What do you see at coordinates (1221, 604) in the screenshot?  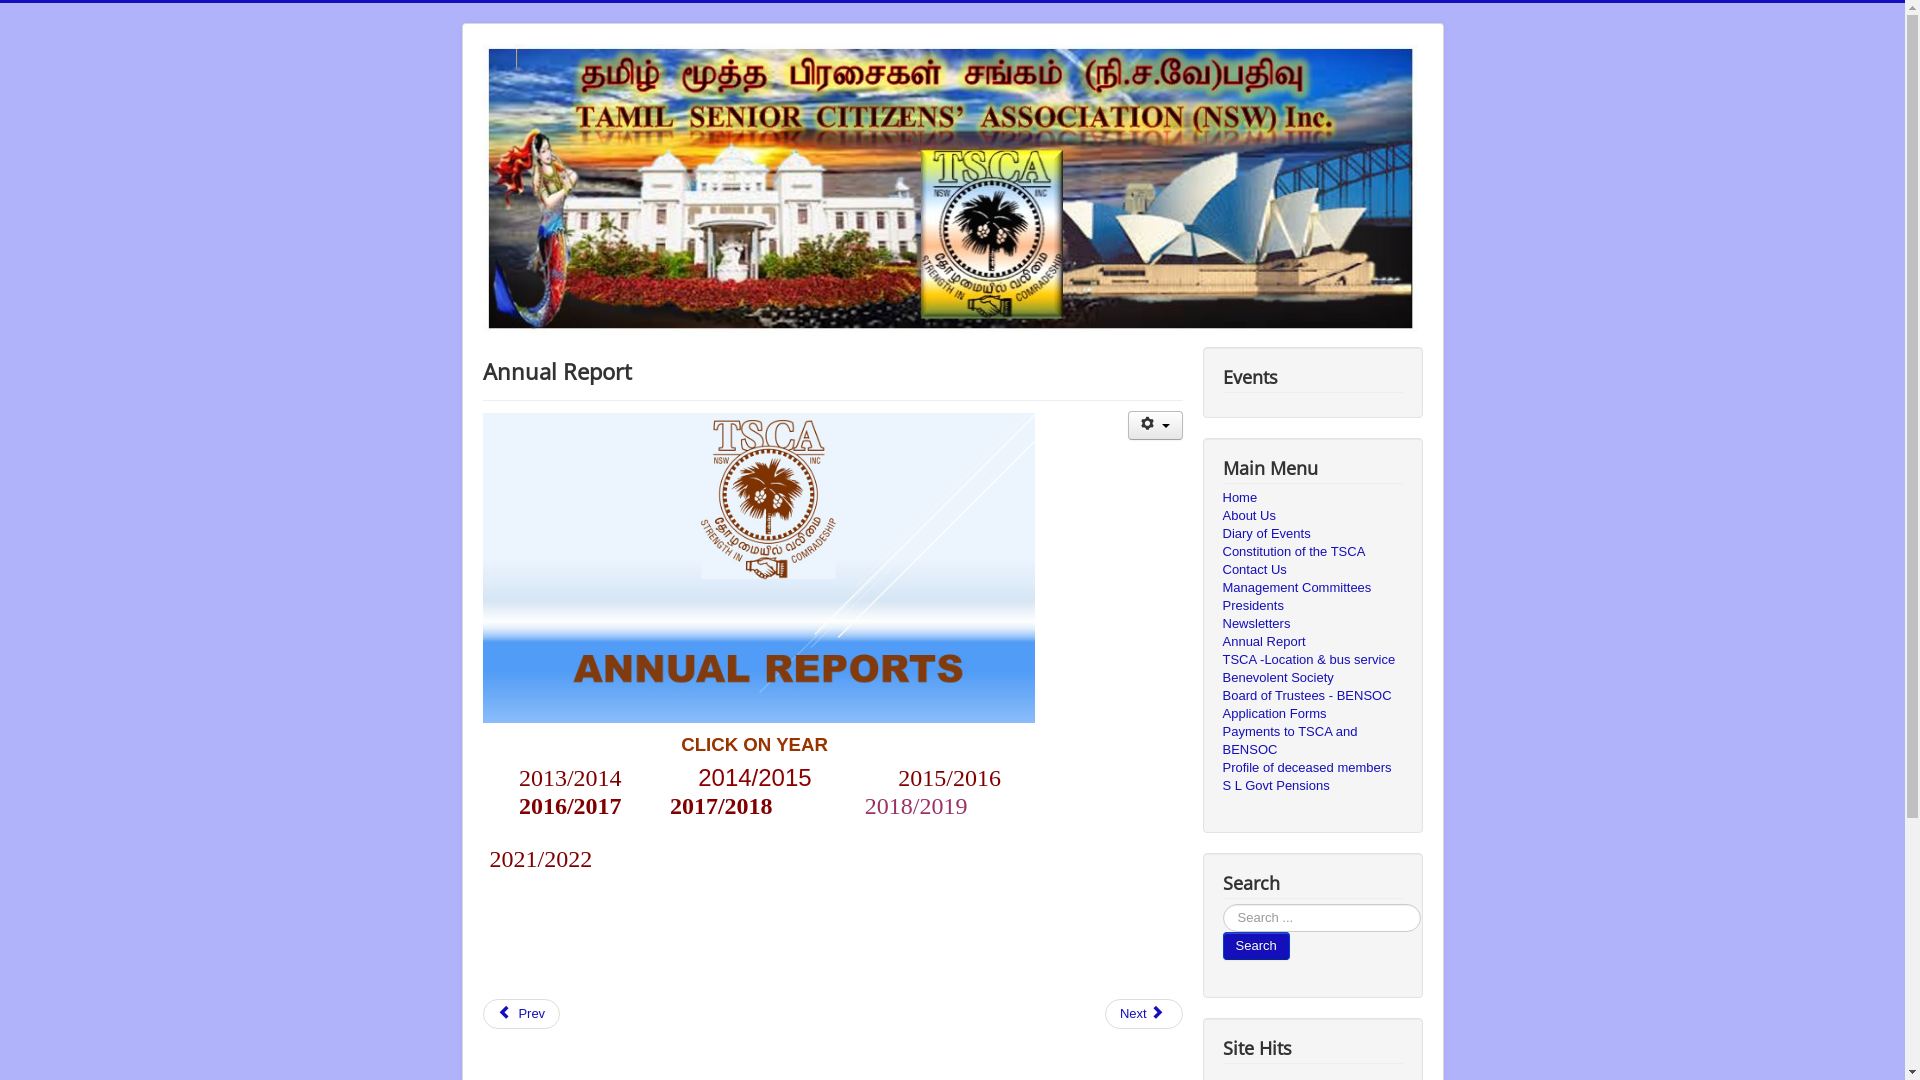 I see `'Presidents'` at bounding box center [1221, 604].